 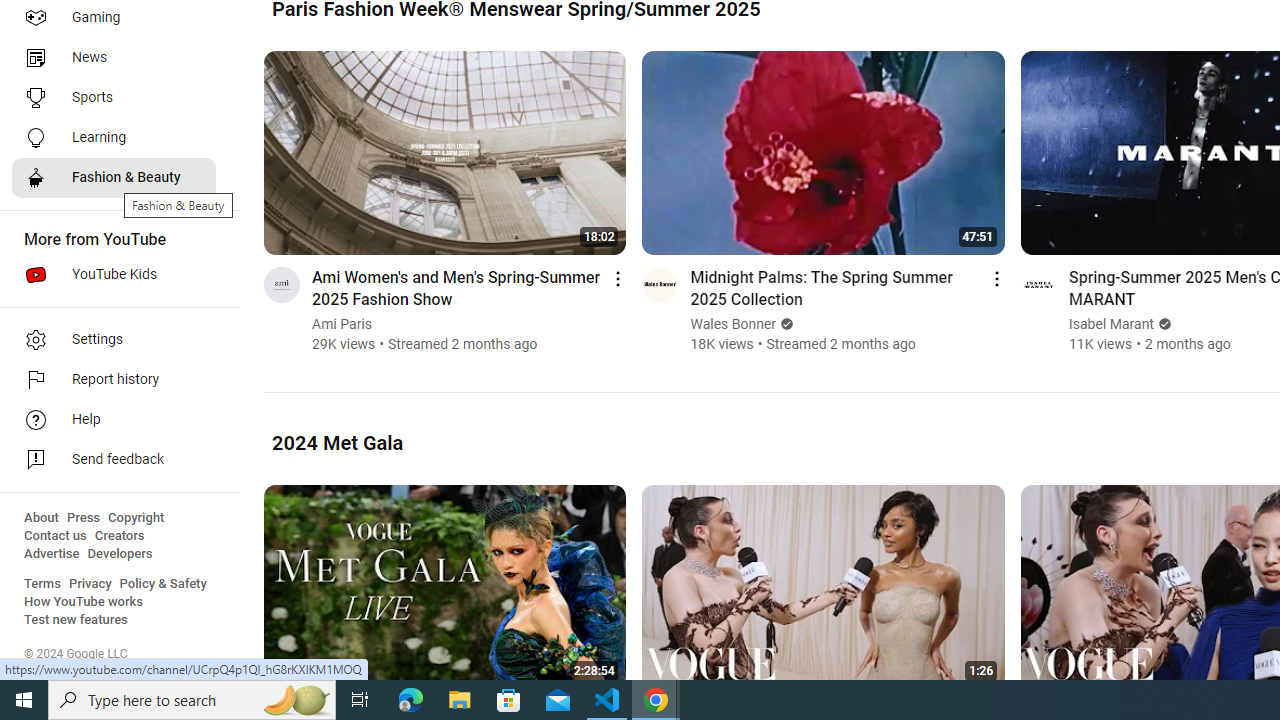 I want to click on 'Policy & Safety', so click(x=163, y=584).